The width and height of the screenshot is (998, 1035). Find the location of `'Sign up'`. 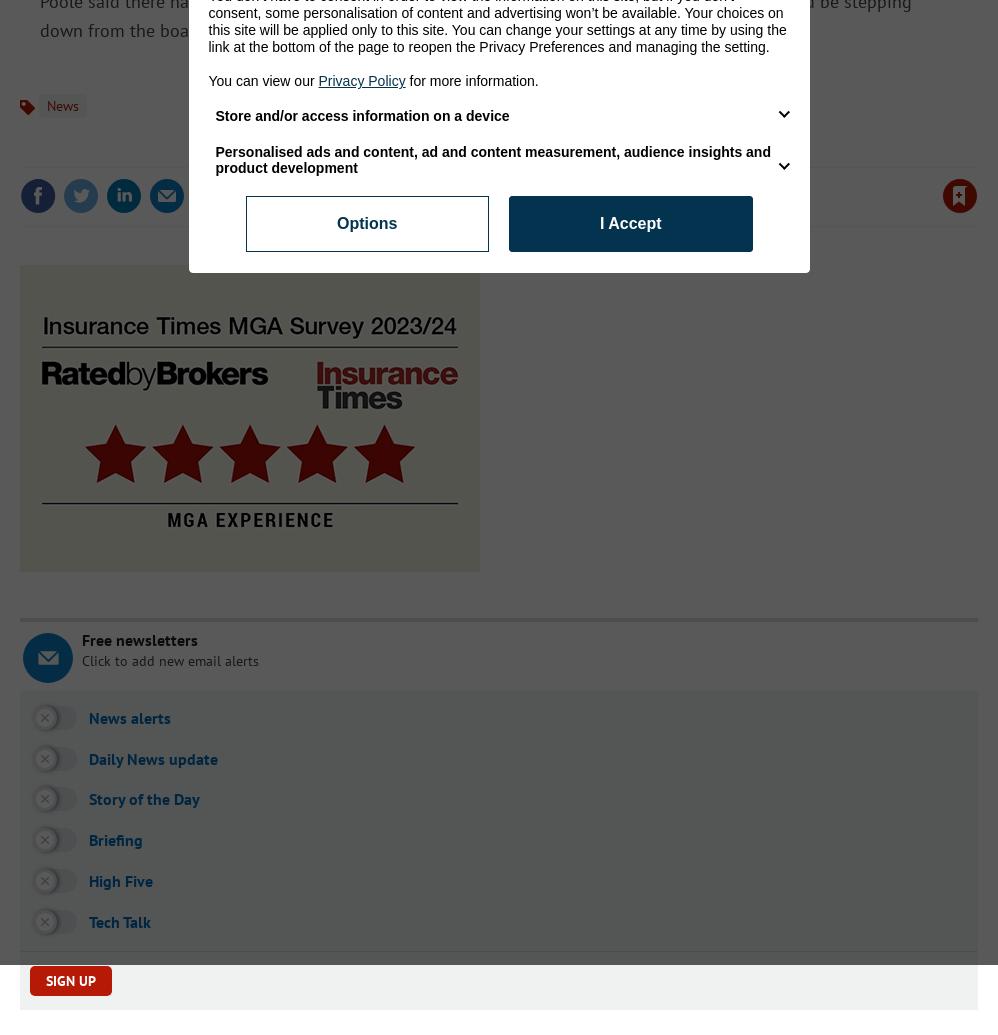

'Sign up' is located at coordinates (69, 979).